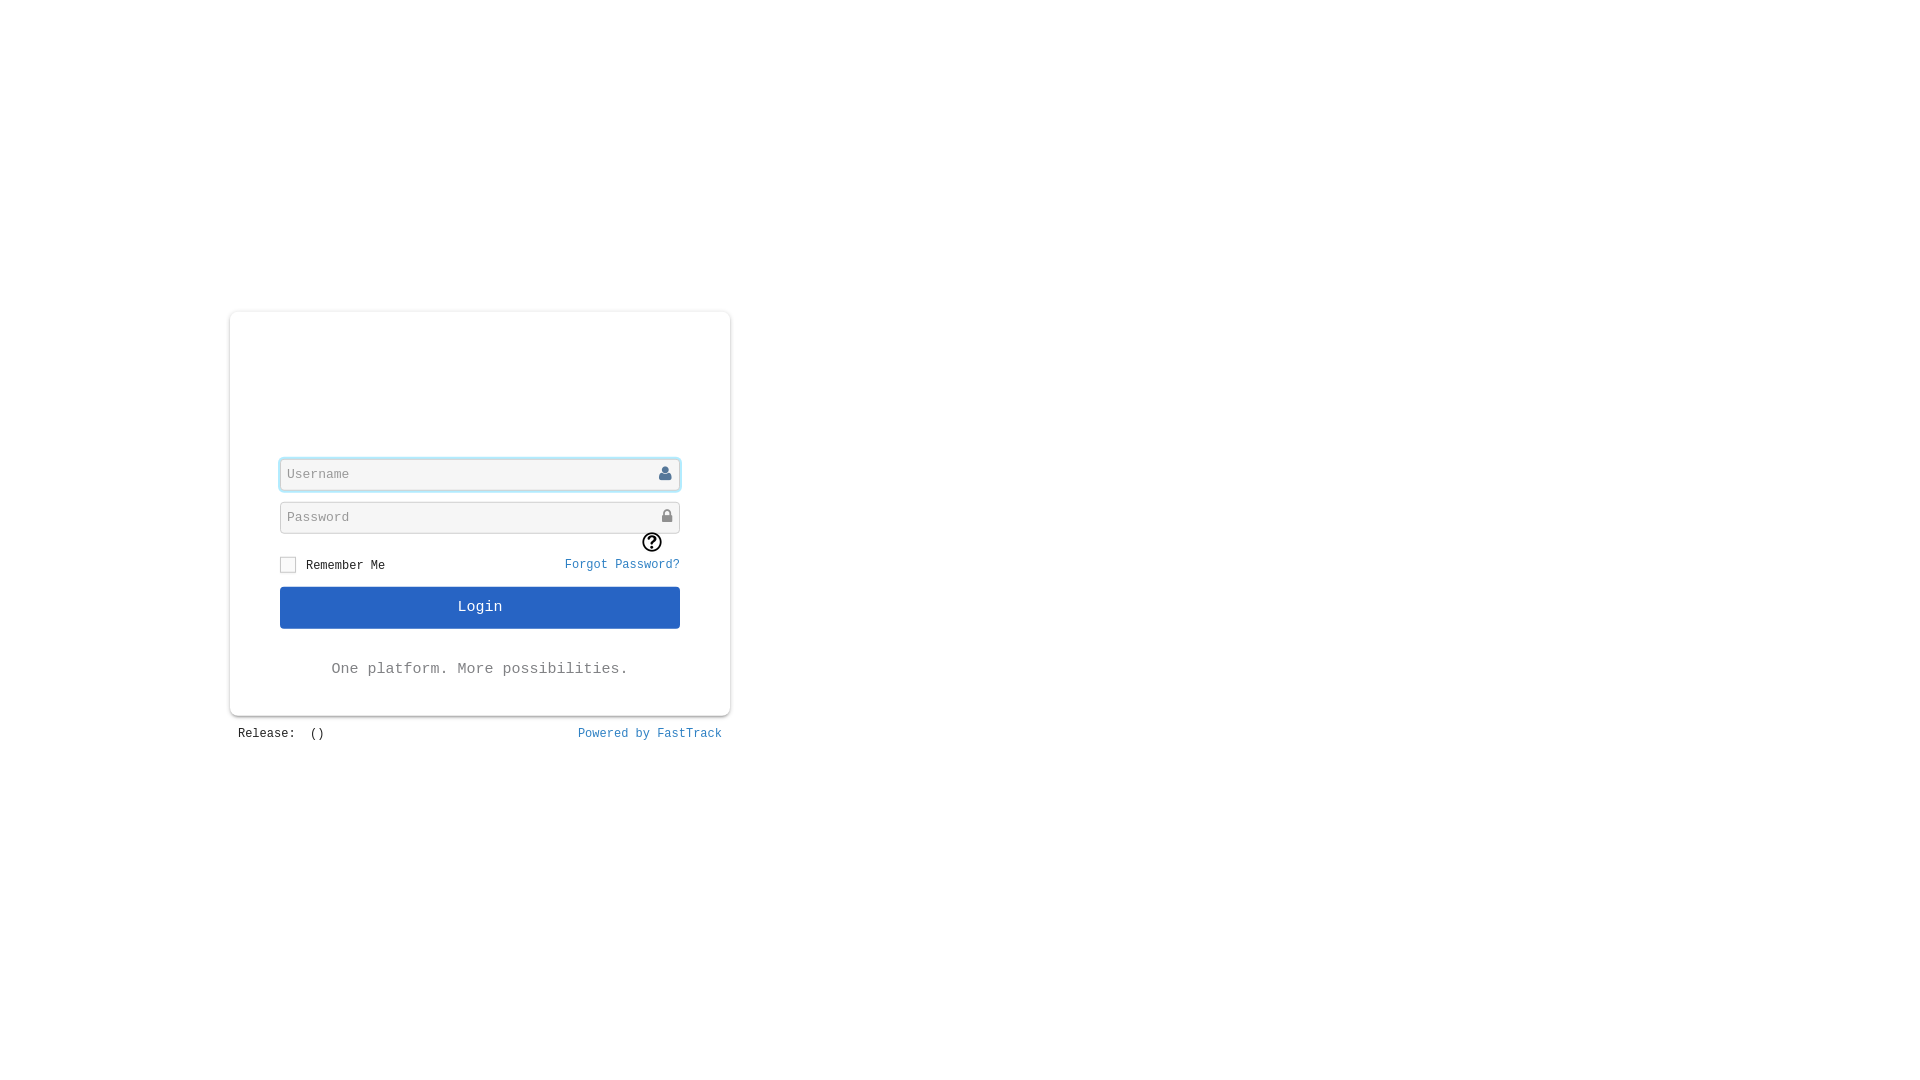  Describe the element at coordinates (576, 733) in the screenshot. I see `'Powered by FastTrack'` at that location.